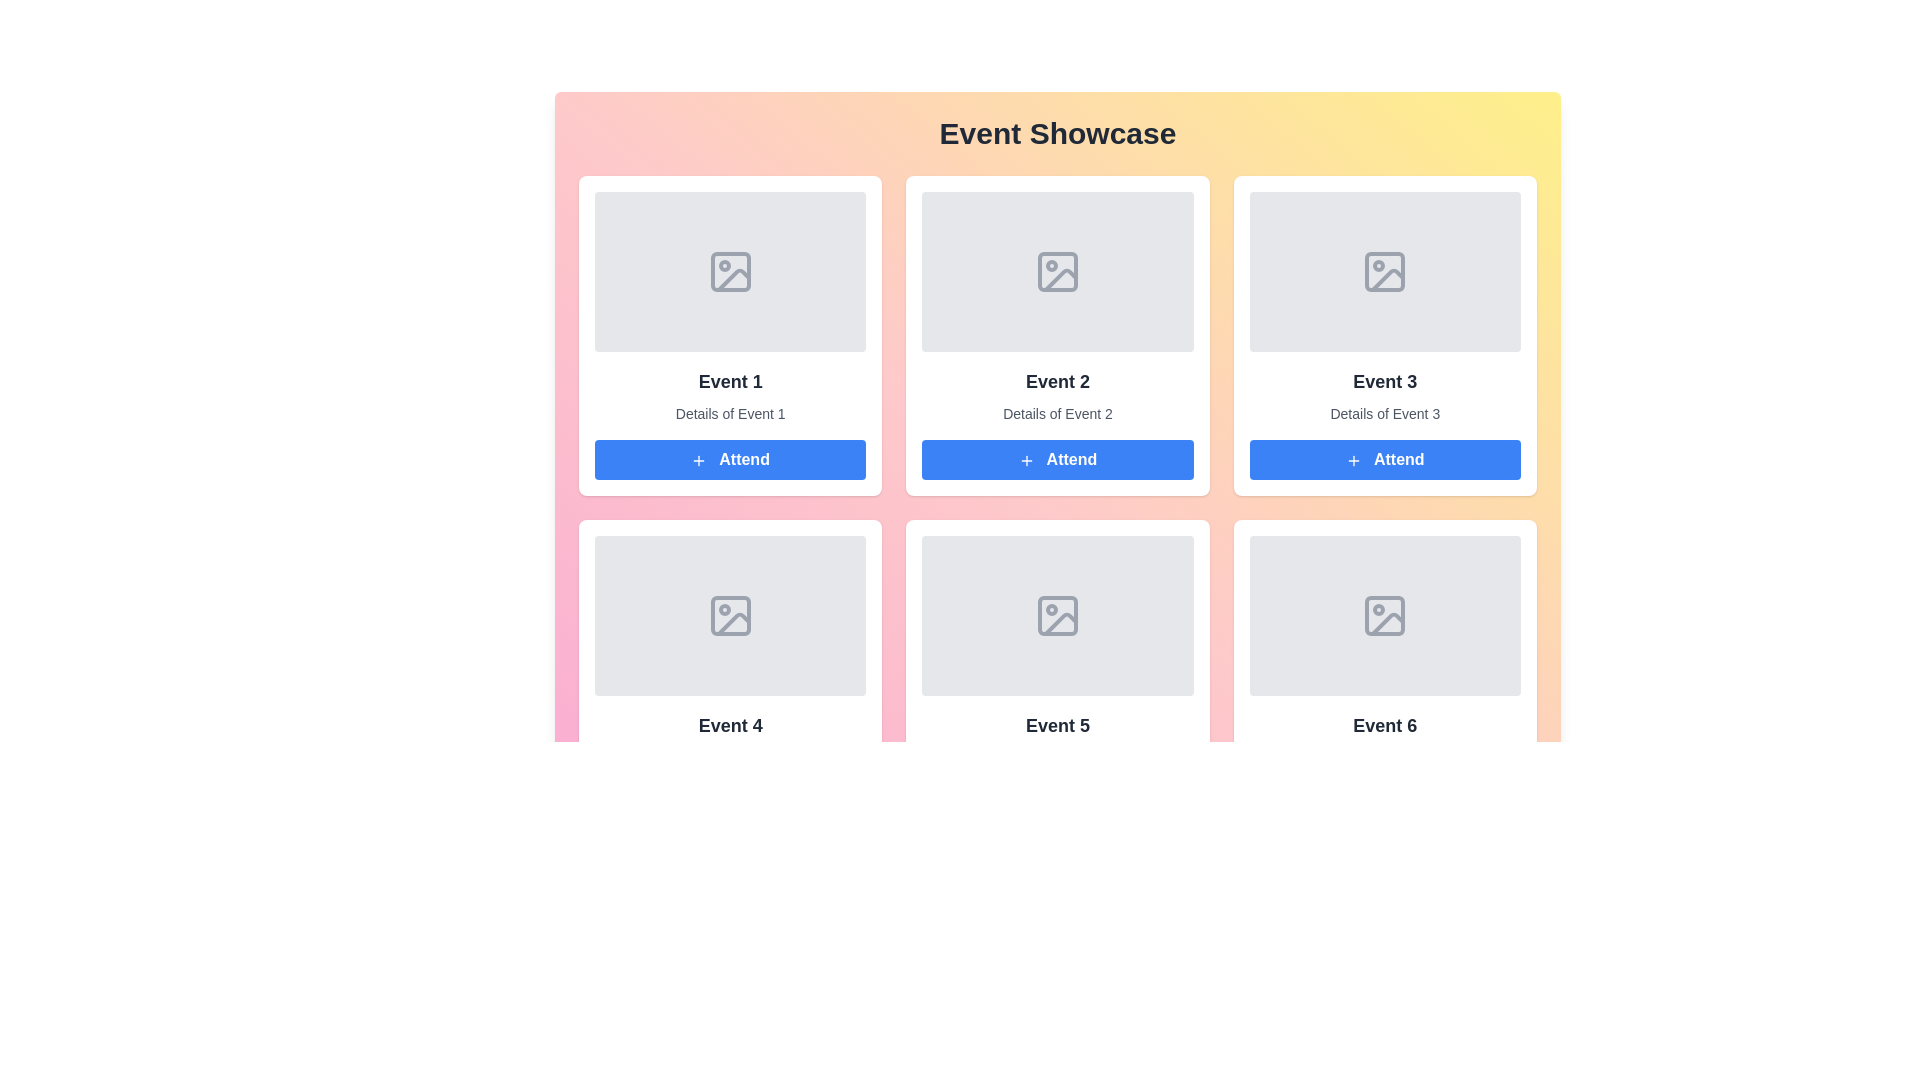 Image resolution: width=1920 pixels, height=1080 pixels. Describe the element at coordinates (1059, 623) in the screenshot. I see `the line element representing an error state within the placeholder image icon of the 'Event 5' card` at that location.